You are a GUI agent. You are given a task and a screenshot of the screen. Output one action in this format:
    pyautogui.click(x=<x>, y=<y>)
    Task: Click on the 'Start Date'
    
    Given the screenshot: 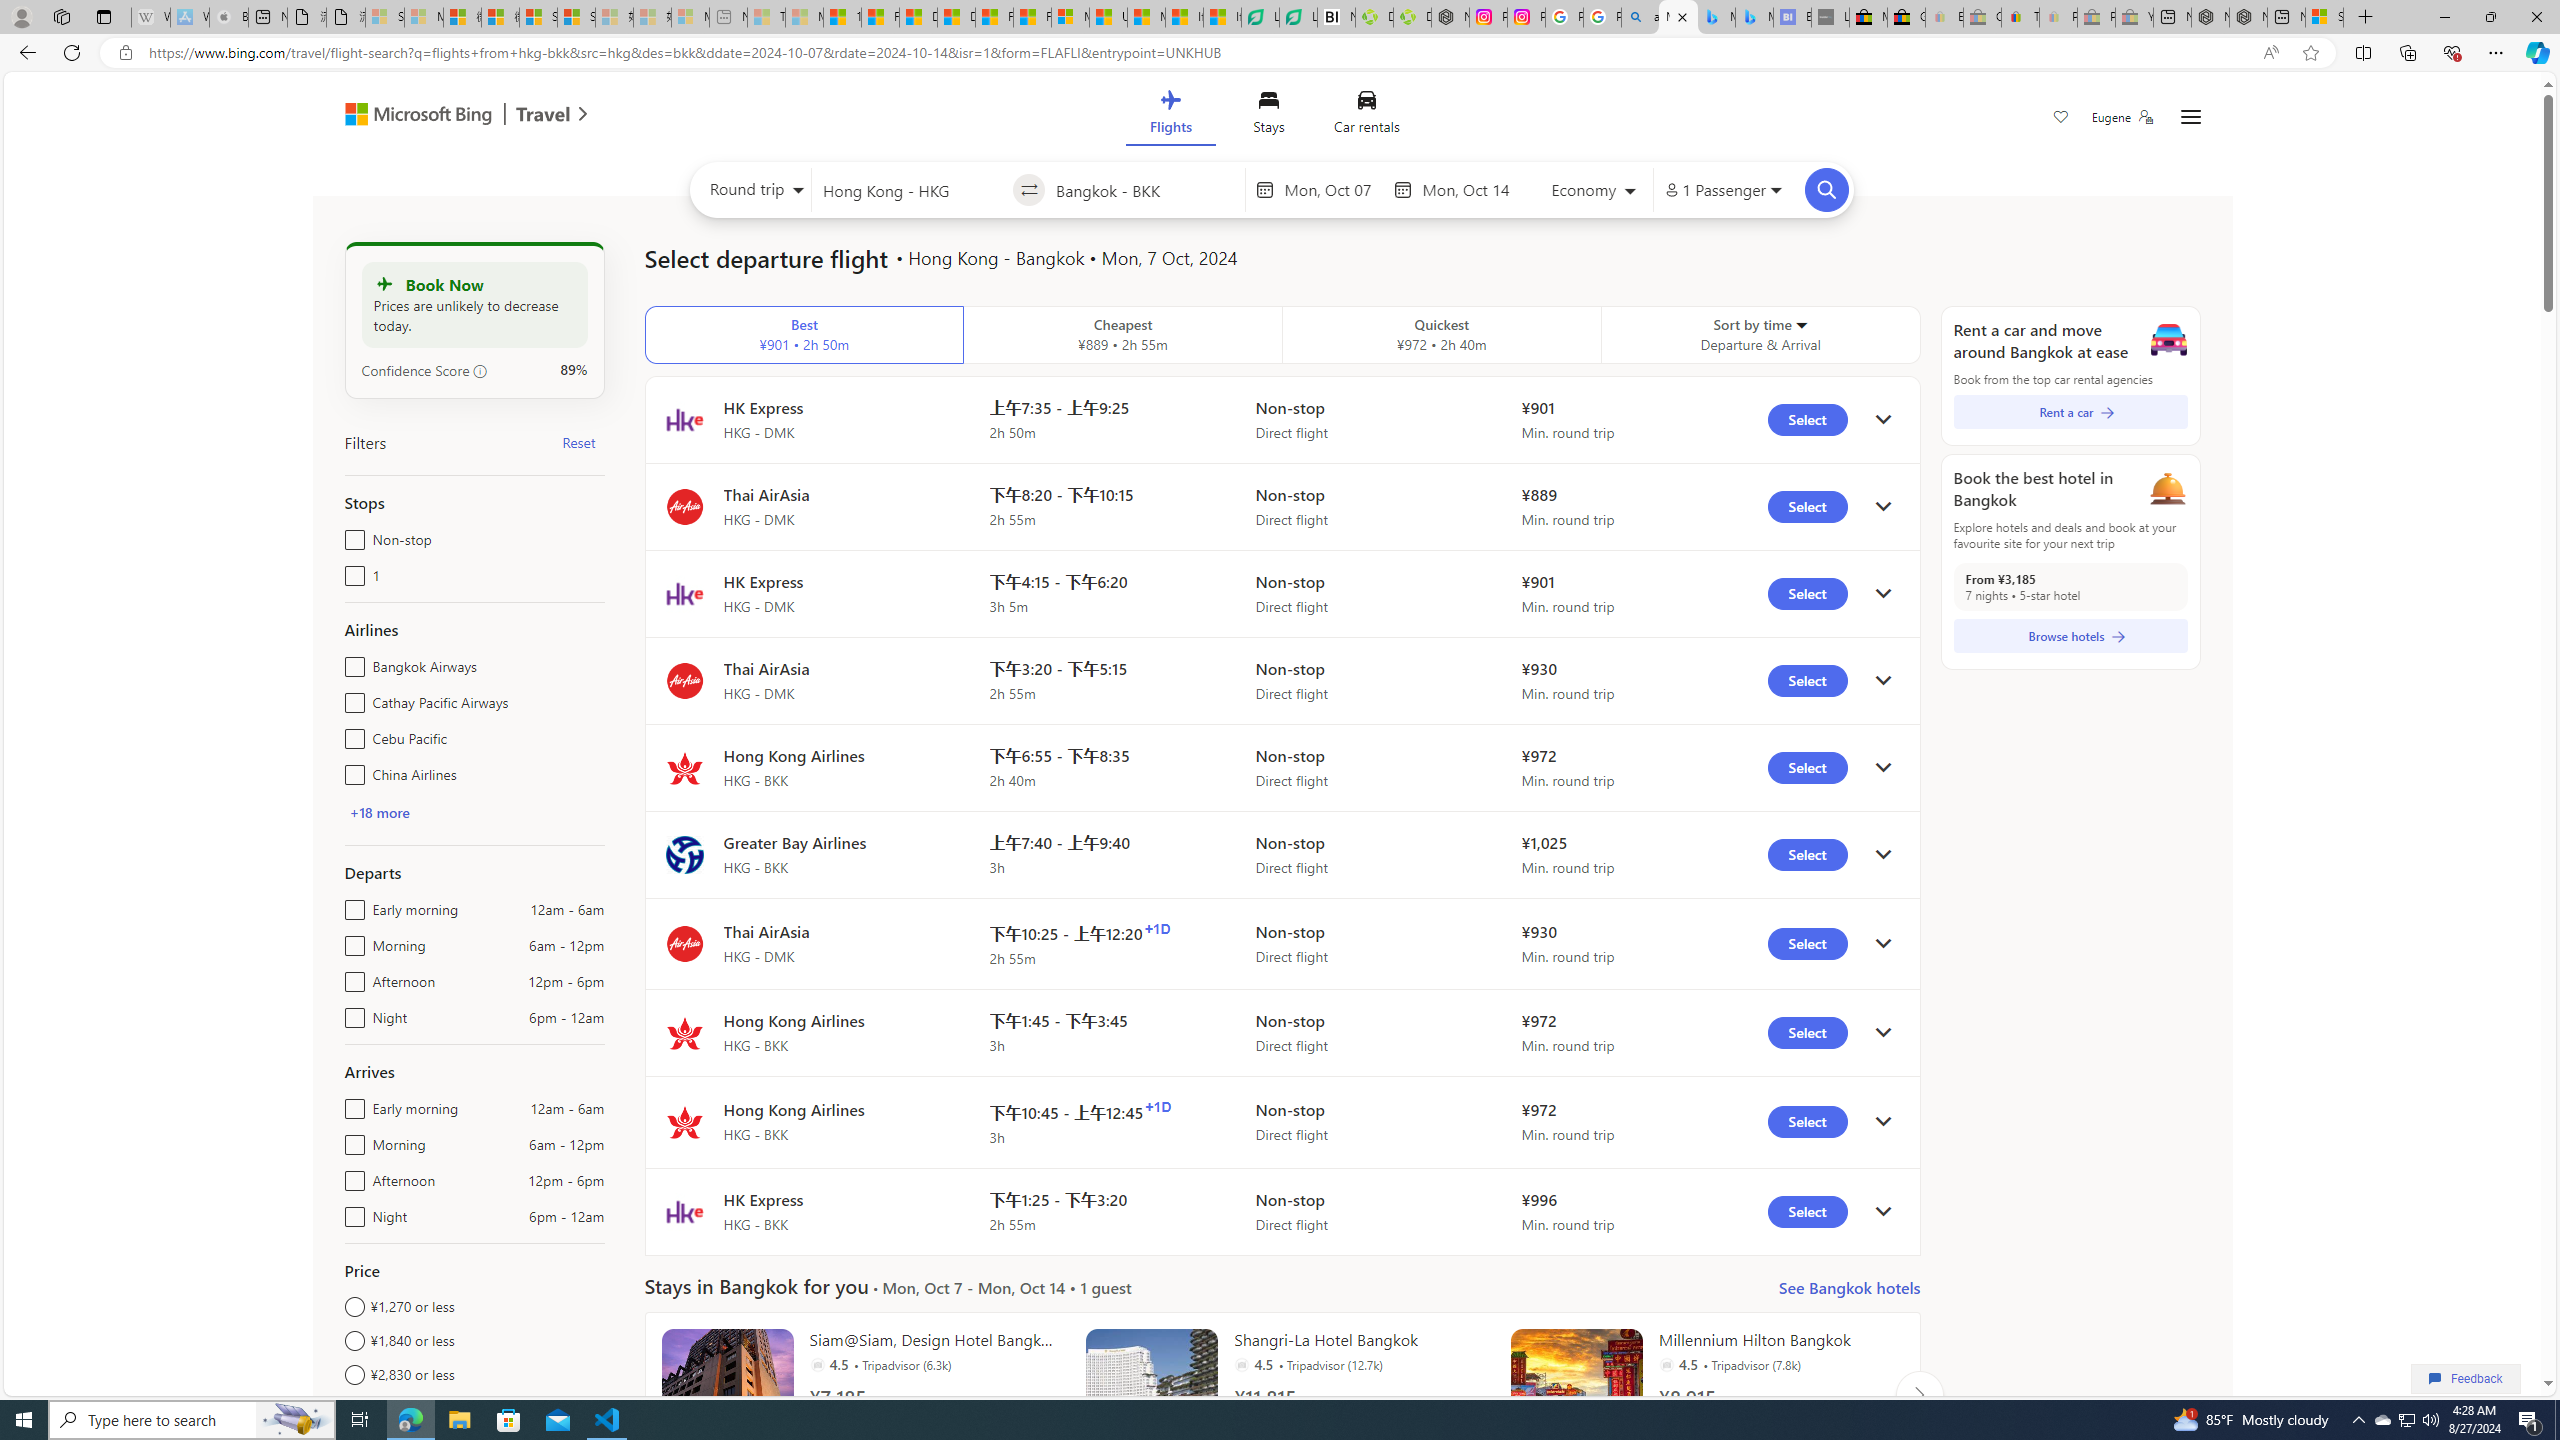 What is the action you would take?
    pyautogui.click(x=1332, y=189)
    